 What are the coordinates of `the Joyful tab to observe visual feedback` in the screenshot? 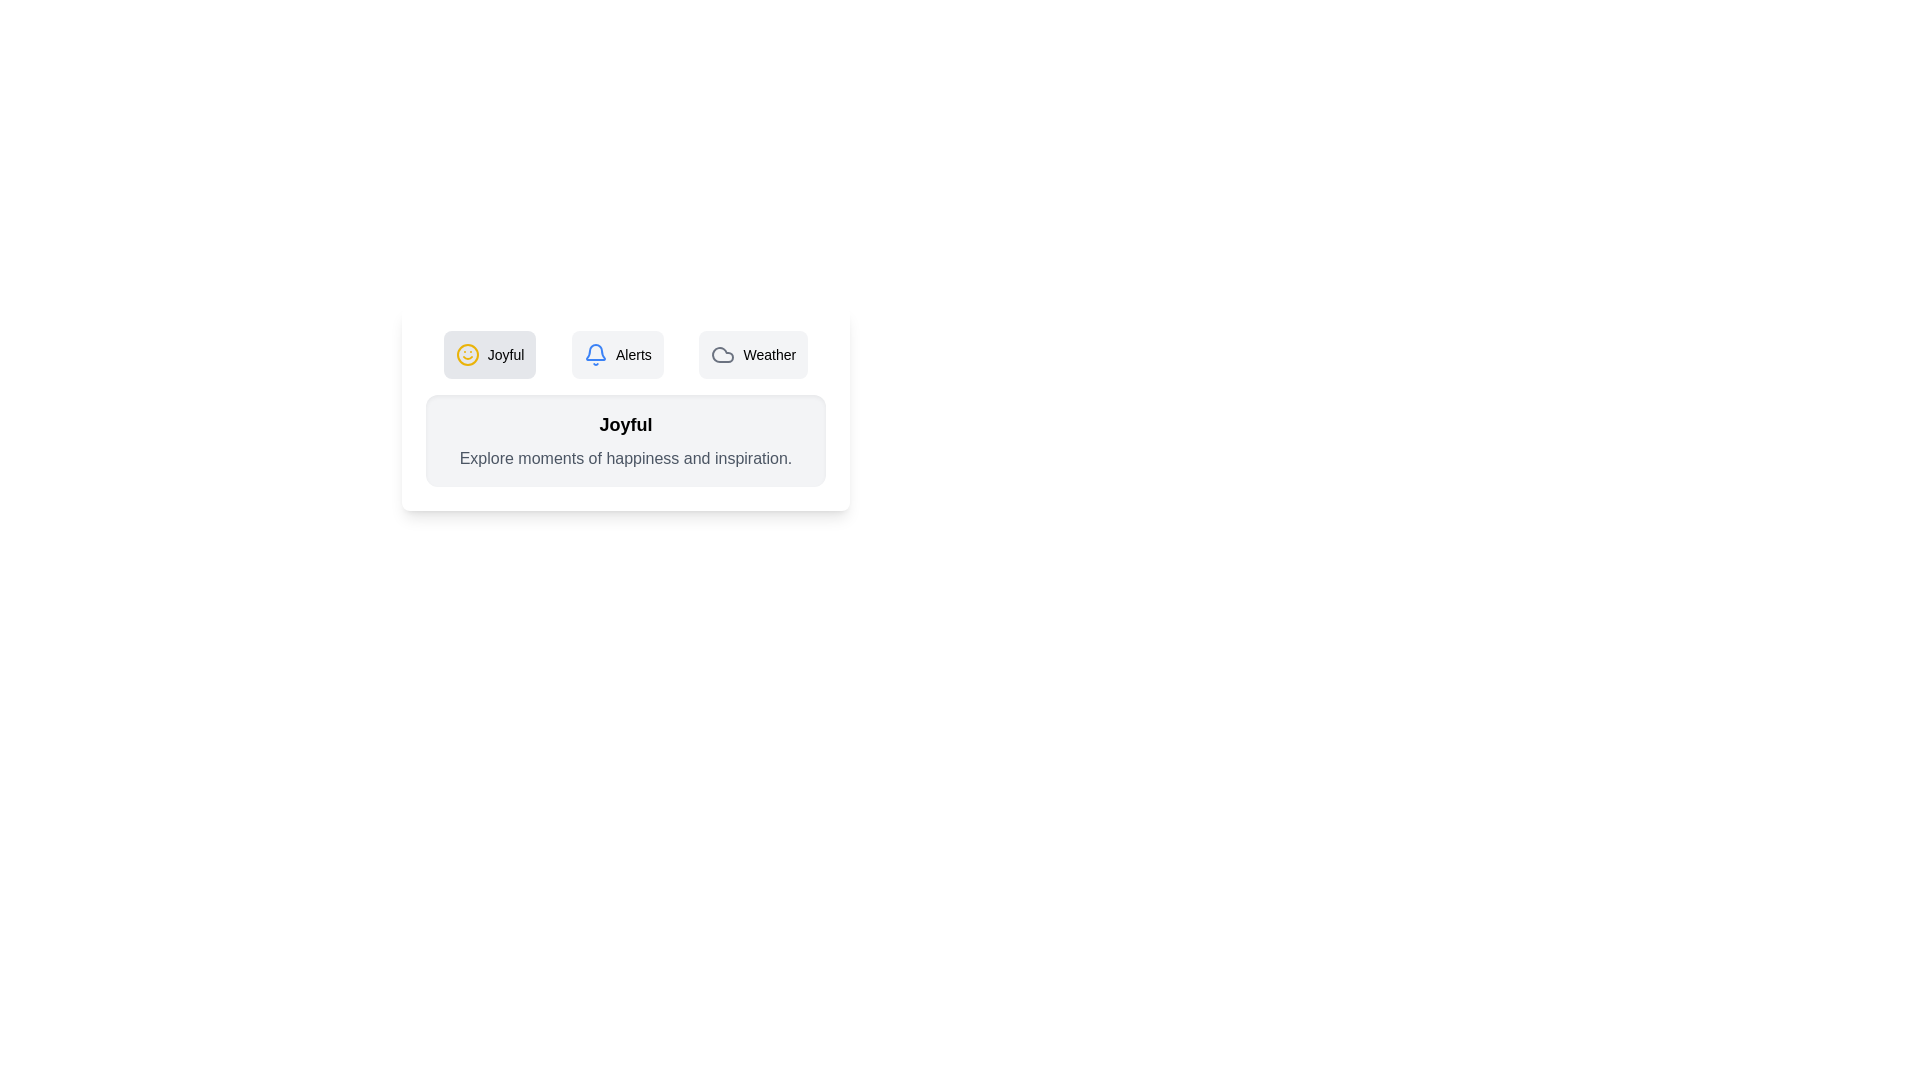 It's located at (489, 353).